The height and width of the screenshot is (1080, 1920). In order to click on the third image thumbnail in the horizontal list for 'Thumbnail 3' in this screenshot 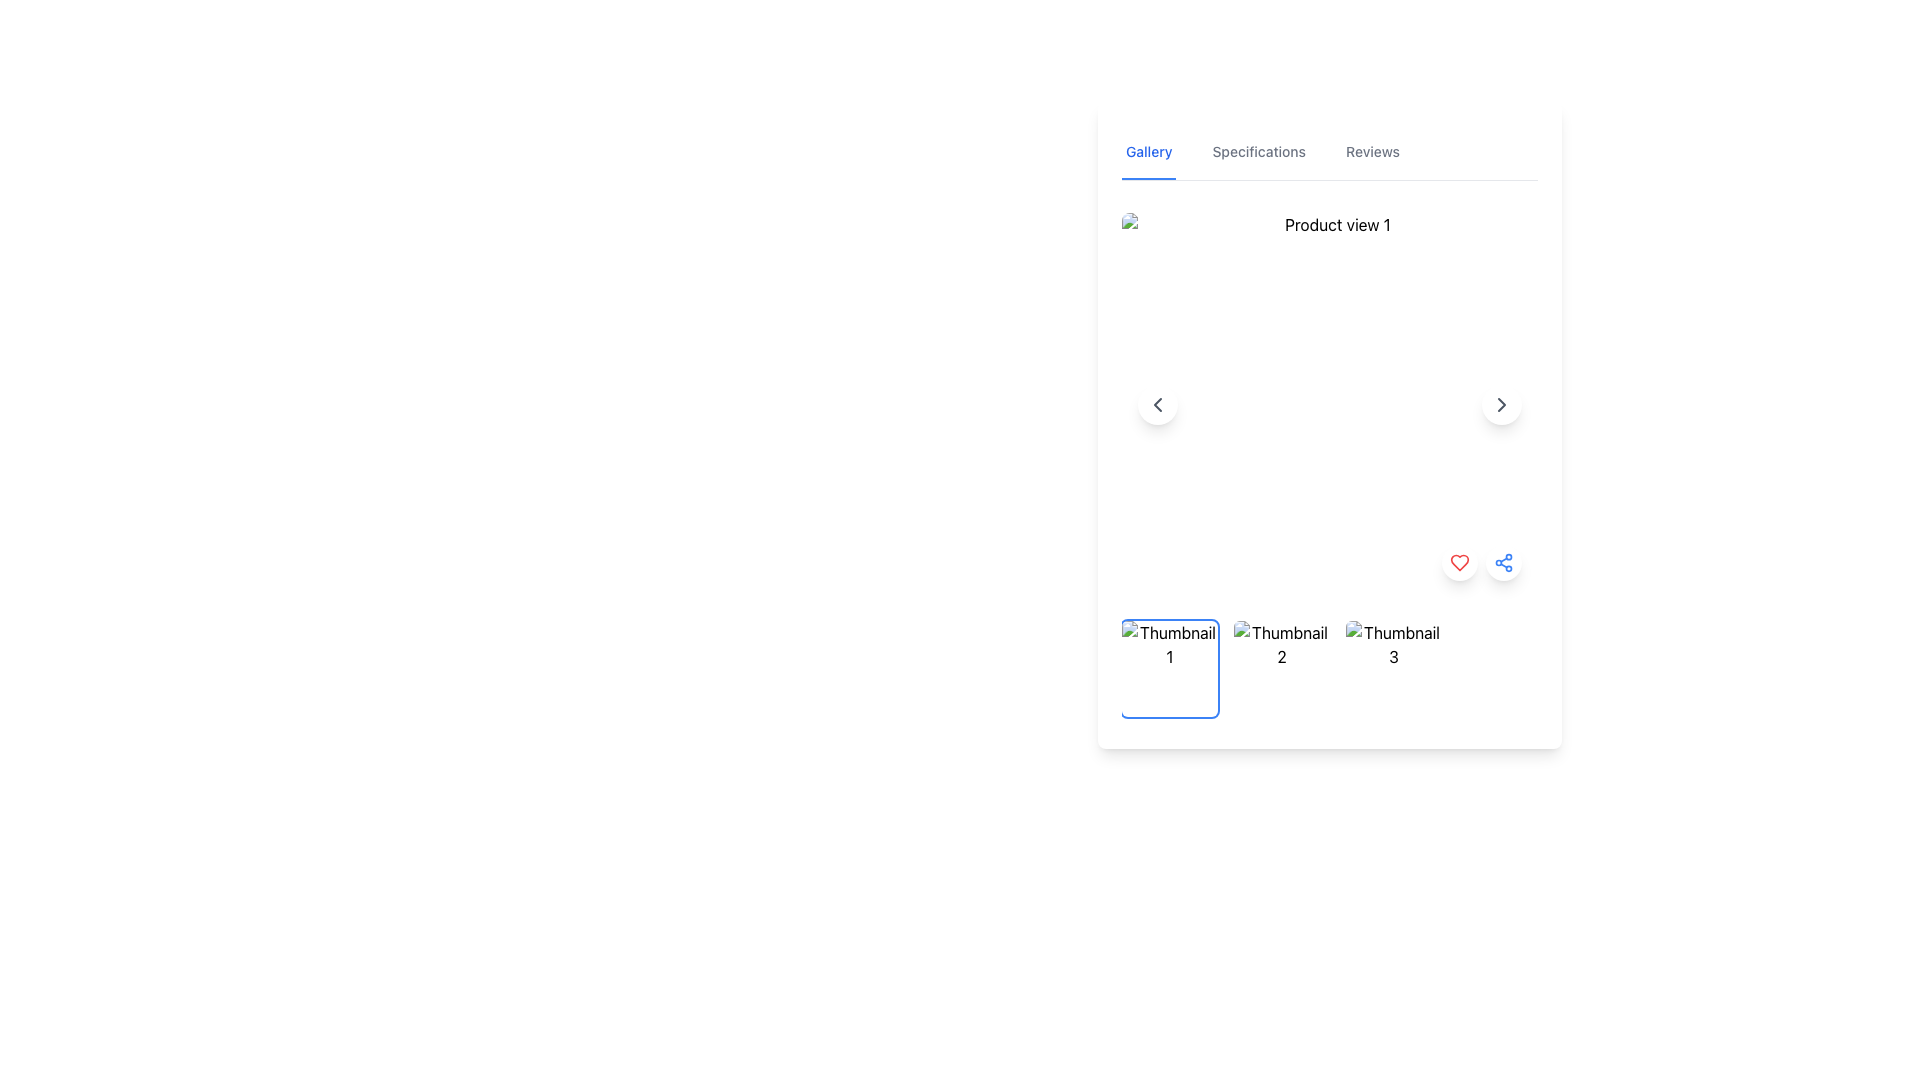, I will do `click(1392, 668)`.